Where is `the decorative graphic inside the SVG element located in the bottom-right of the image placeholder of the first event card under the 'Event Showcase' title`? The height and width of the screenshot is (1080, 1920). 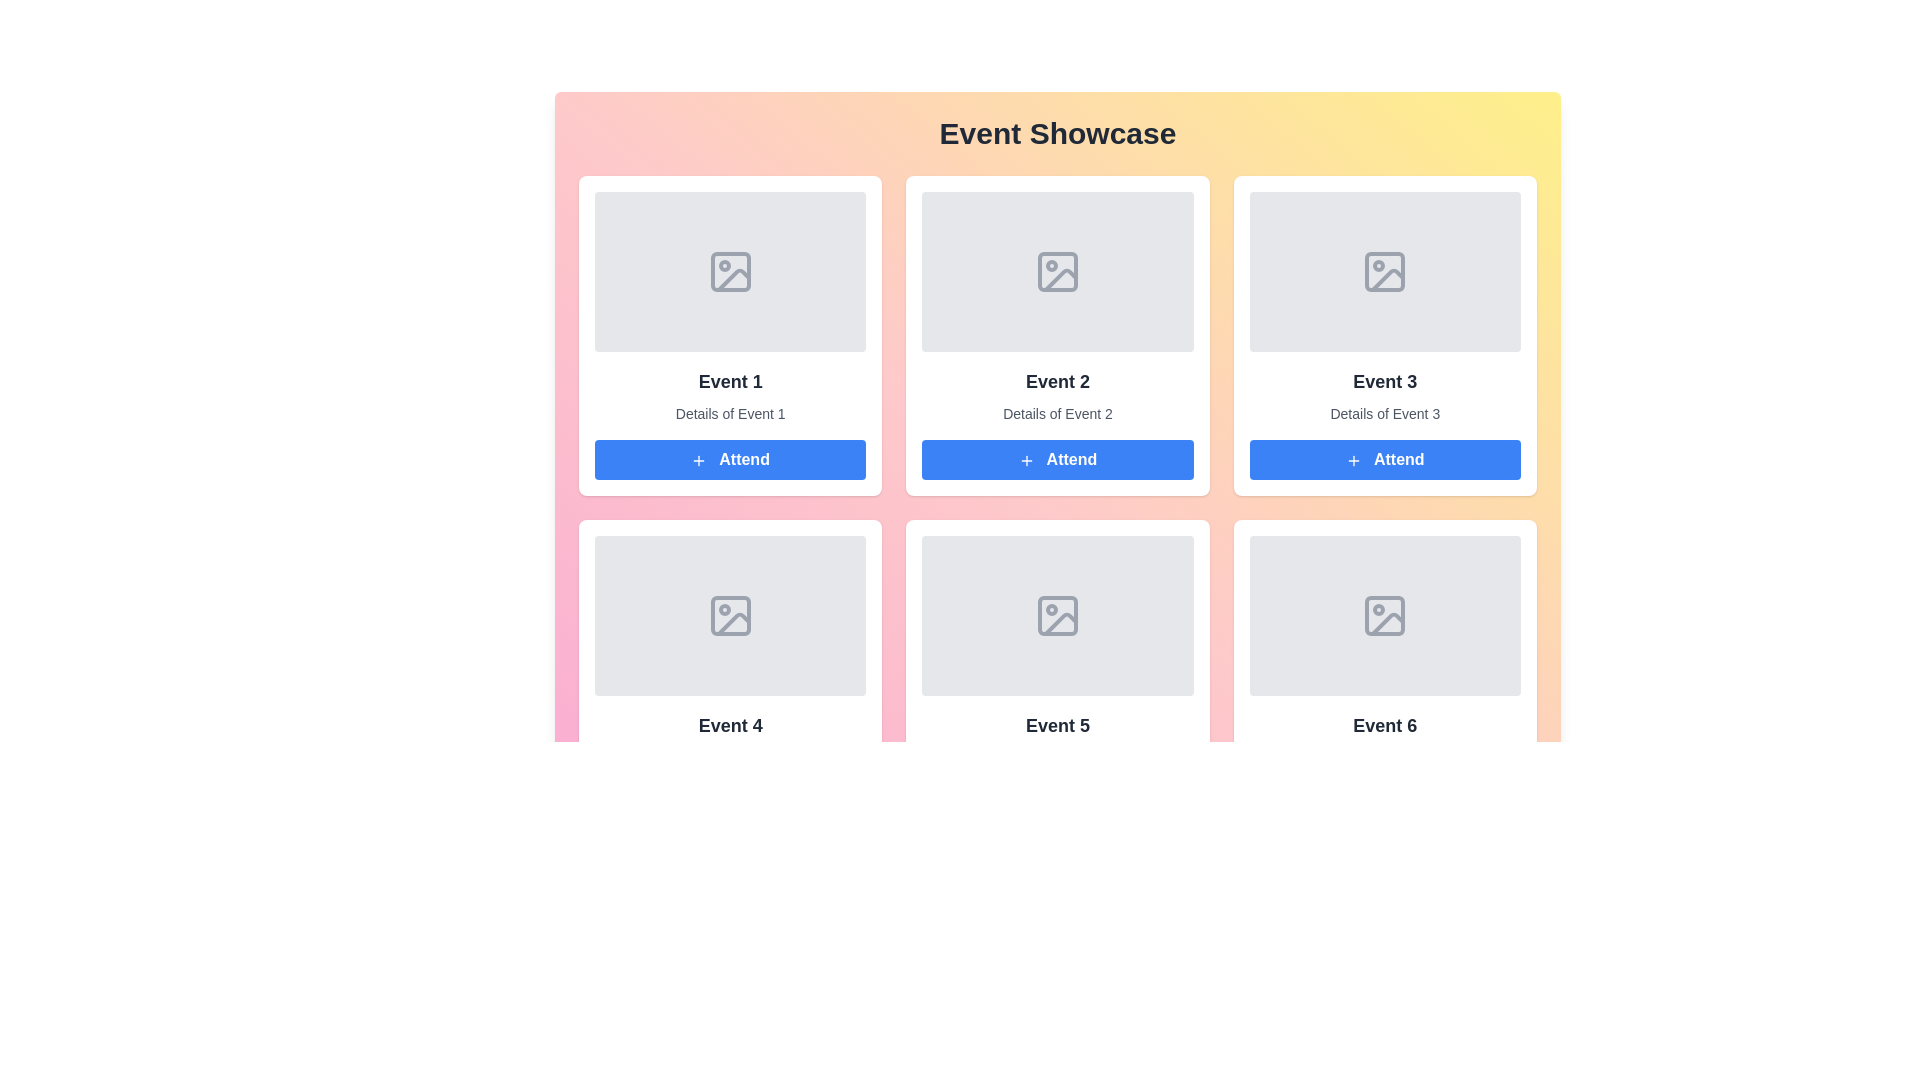
the decorative graphic inside the SVG element located in the bottom-right of the image placeholder of the first event card under the 'Event Showcase' title is located at coordinates (732, 280).